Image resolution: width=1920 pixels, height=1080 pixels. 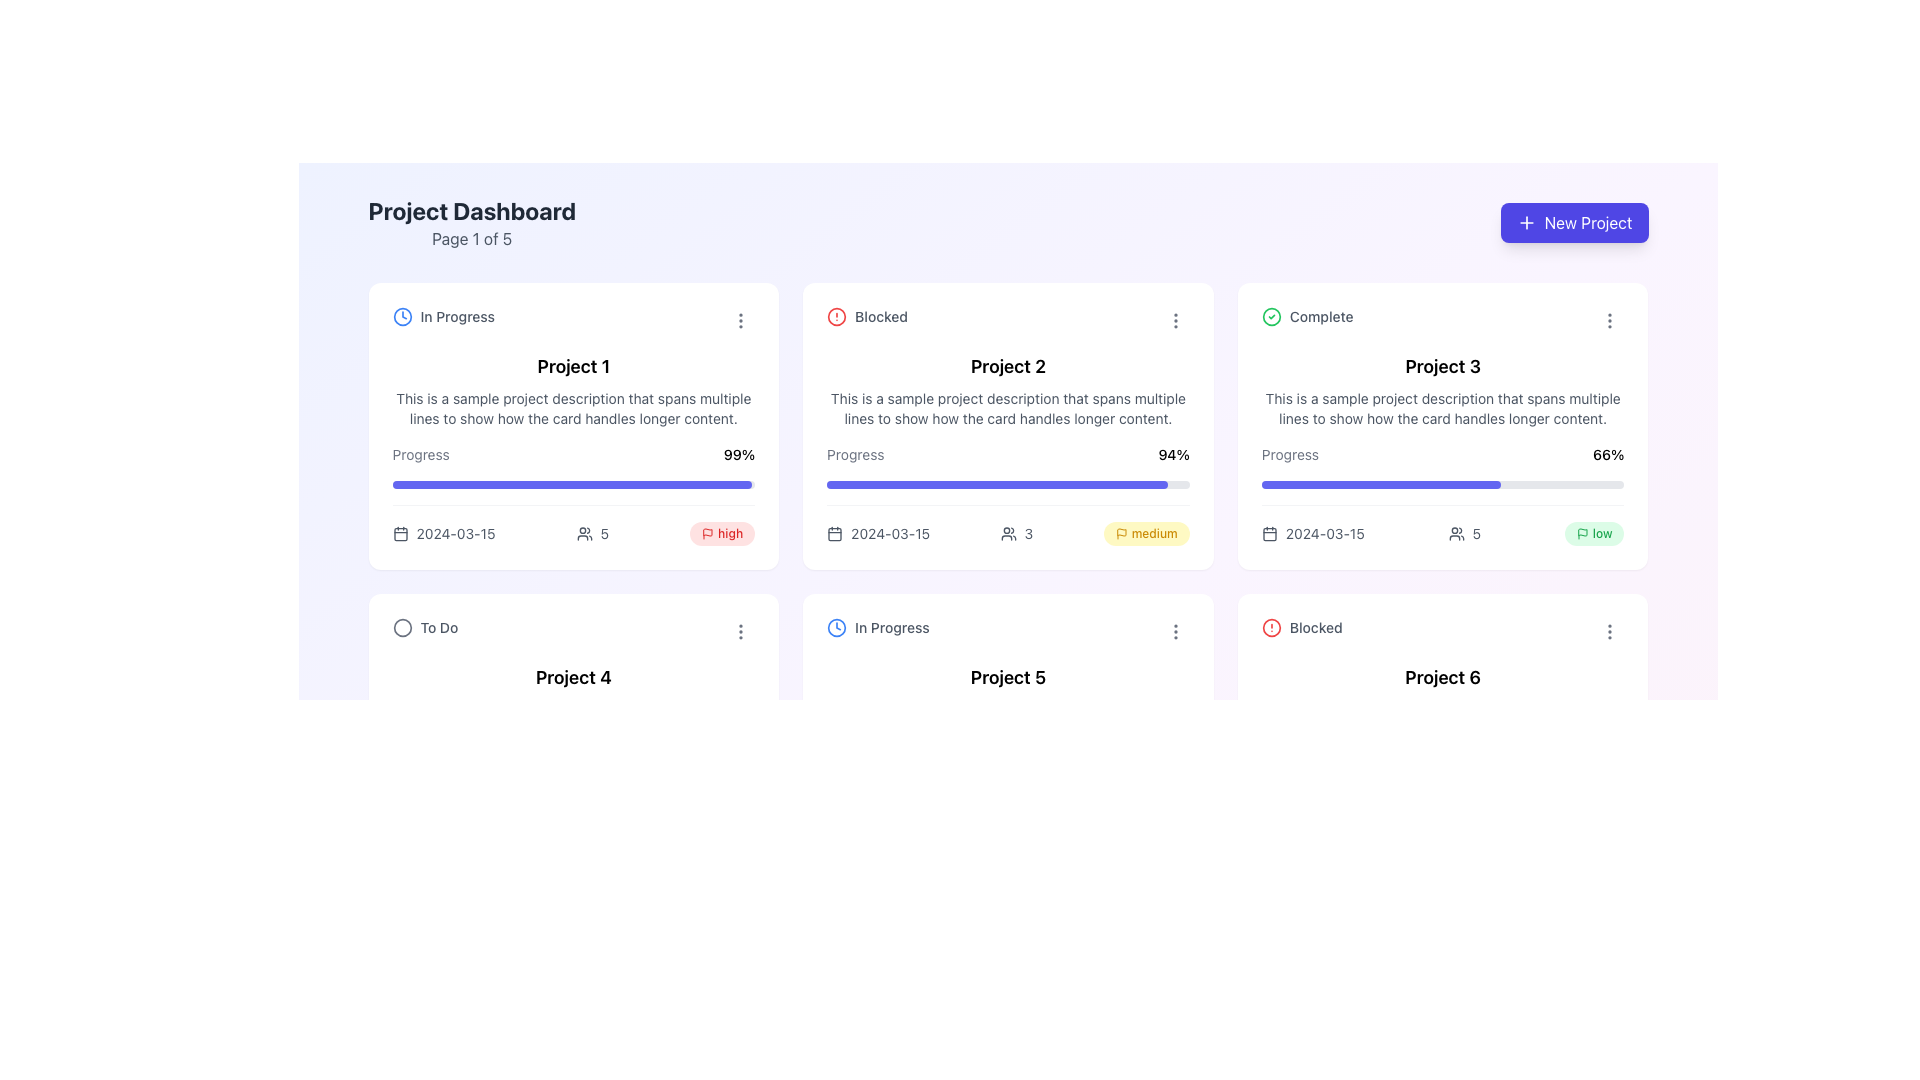 What do you see at coordinates (740, 320) in the screenshot?
I see `the menu trigger button located at the top-right corner of the 'Project 1' card` at bounding box center [740, 320].